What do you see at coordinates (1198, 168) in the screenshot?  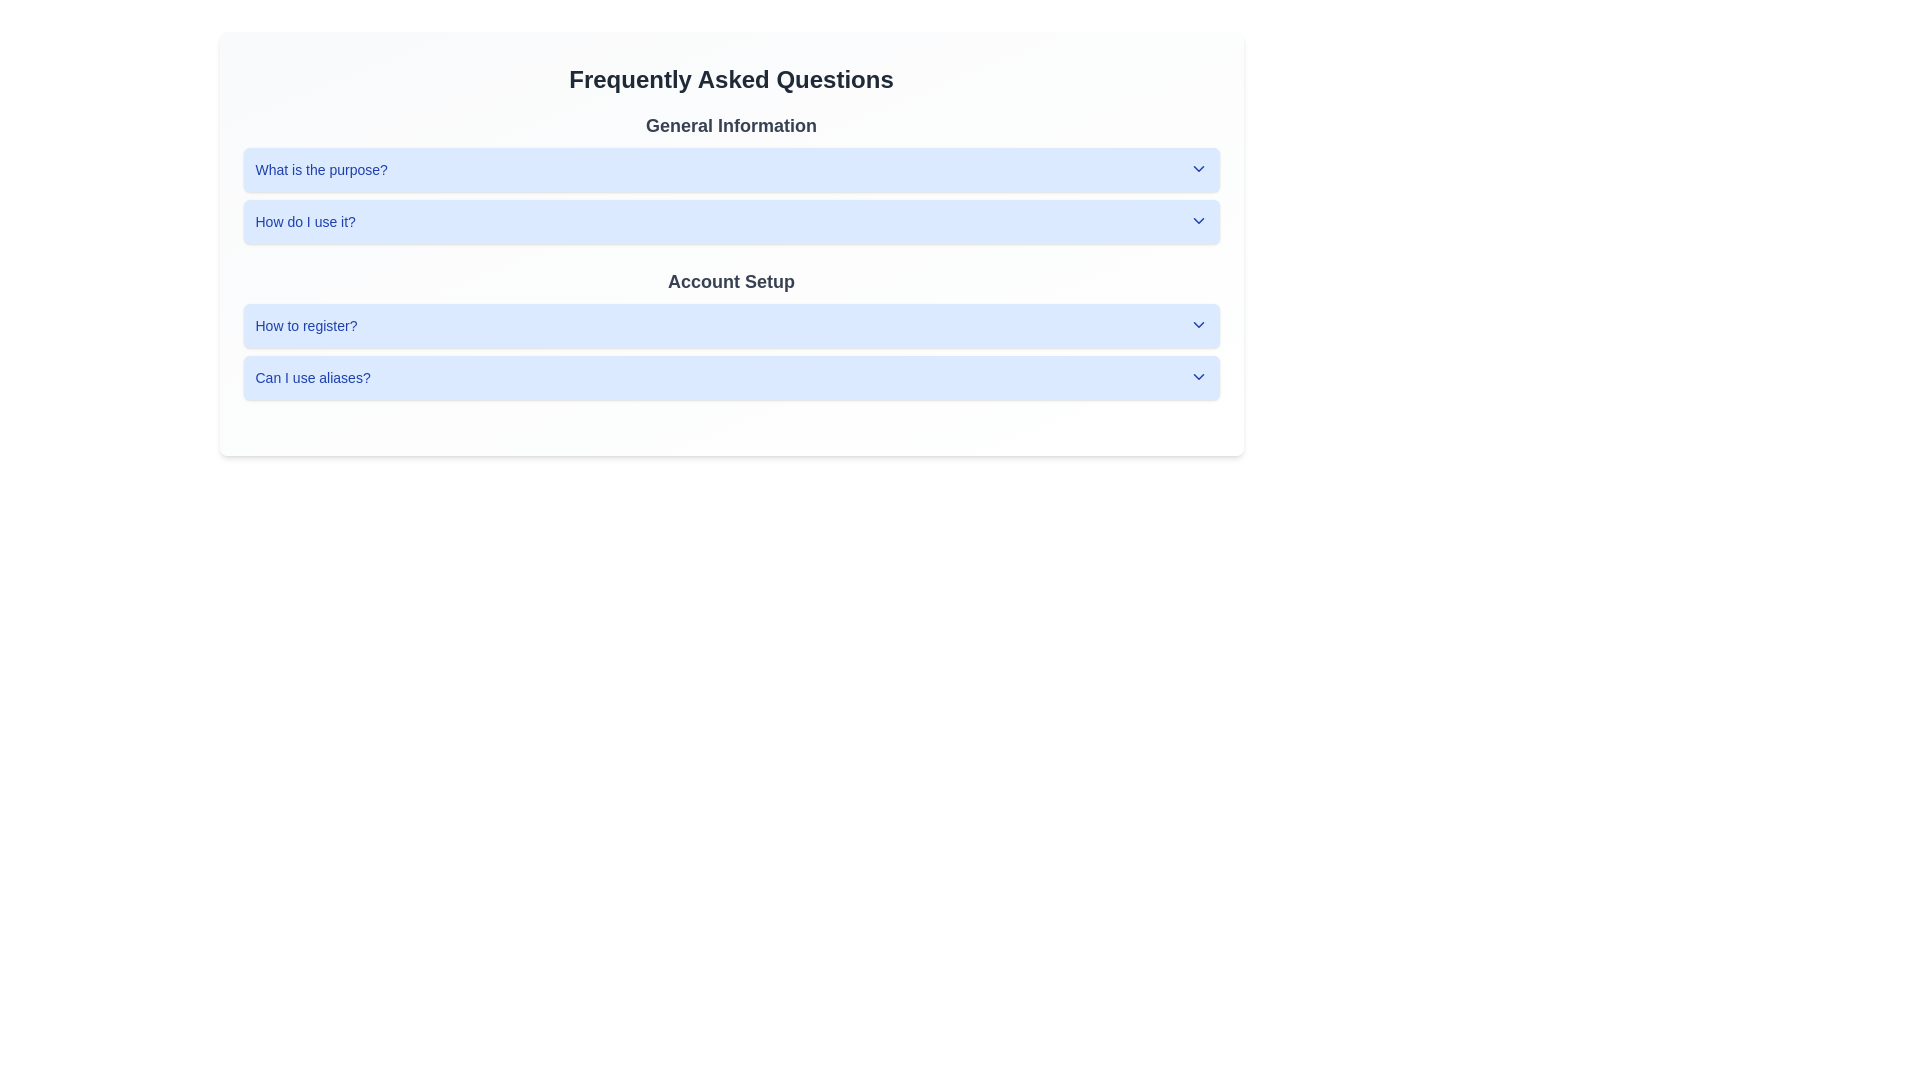 I see `the SVG icon at the end of the row labeled 'What is the purpose?'` at bounding box center [1198, 168].